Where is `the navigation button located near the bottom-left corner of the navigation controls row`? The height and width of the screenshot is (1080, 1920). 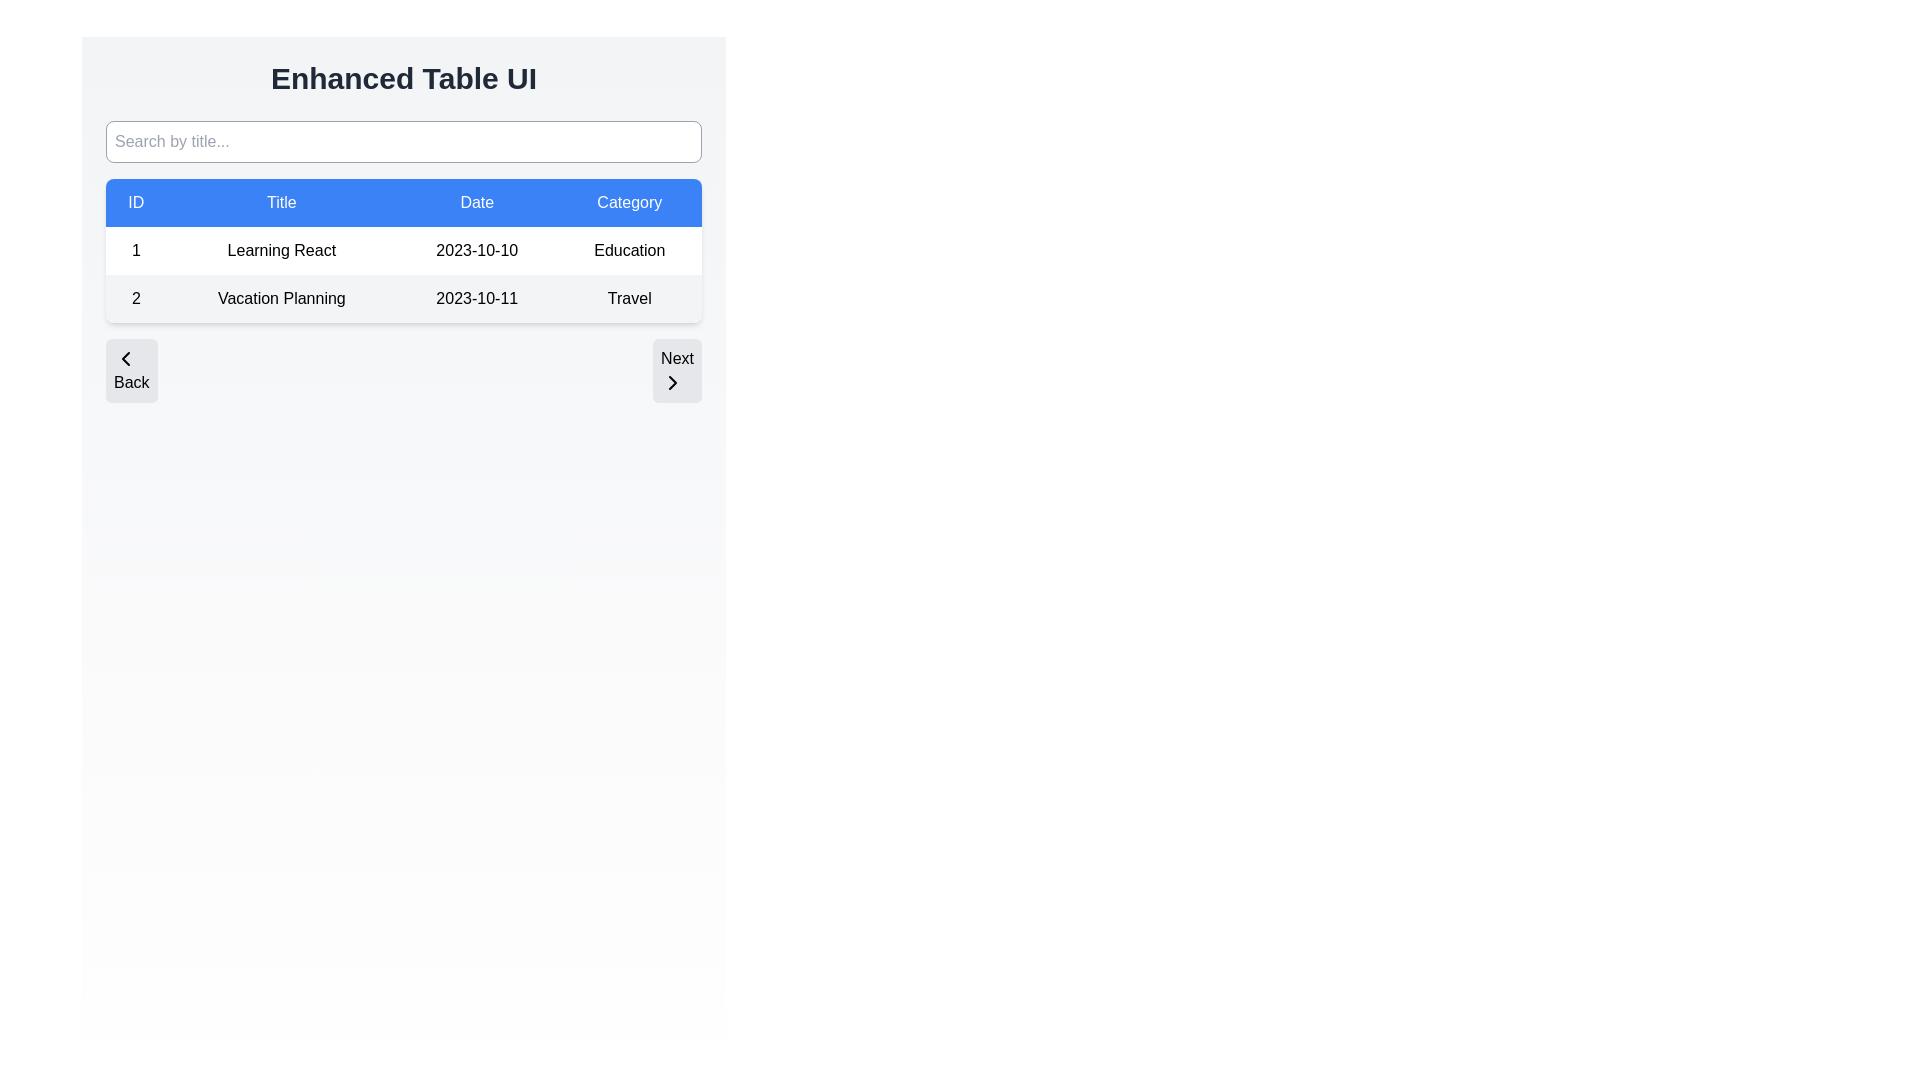
the navigation button located near the bottom-left corner of the navigation controls row is located at coordinates (130, 370).